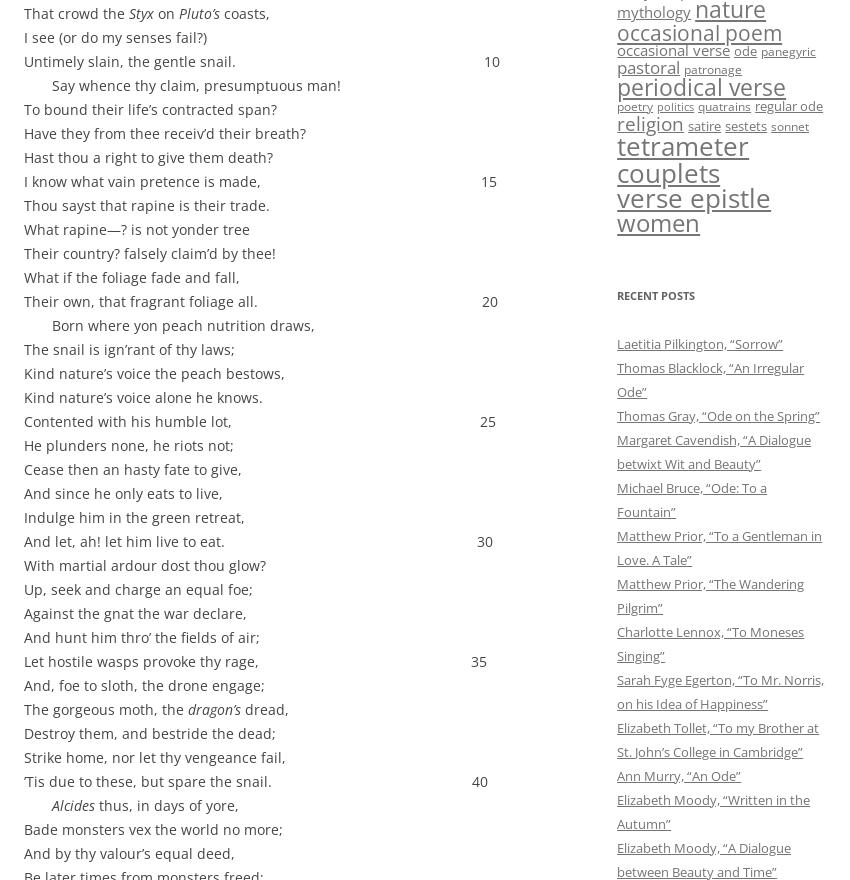 This screenshot has width=850, height=880. What do you see at coordinates (22, 588) in the screenshot?
I see `'Up, seek and charge an equal foe;'` at bounding box center [22, 588].